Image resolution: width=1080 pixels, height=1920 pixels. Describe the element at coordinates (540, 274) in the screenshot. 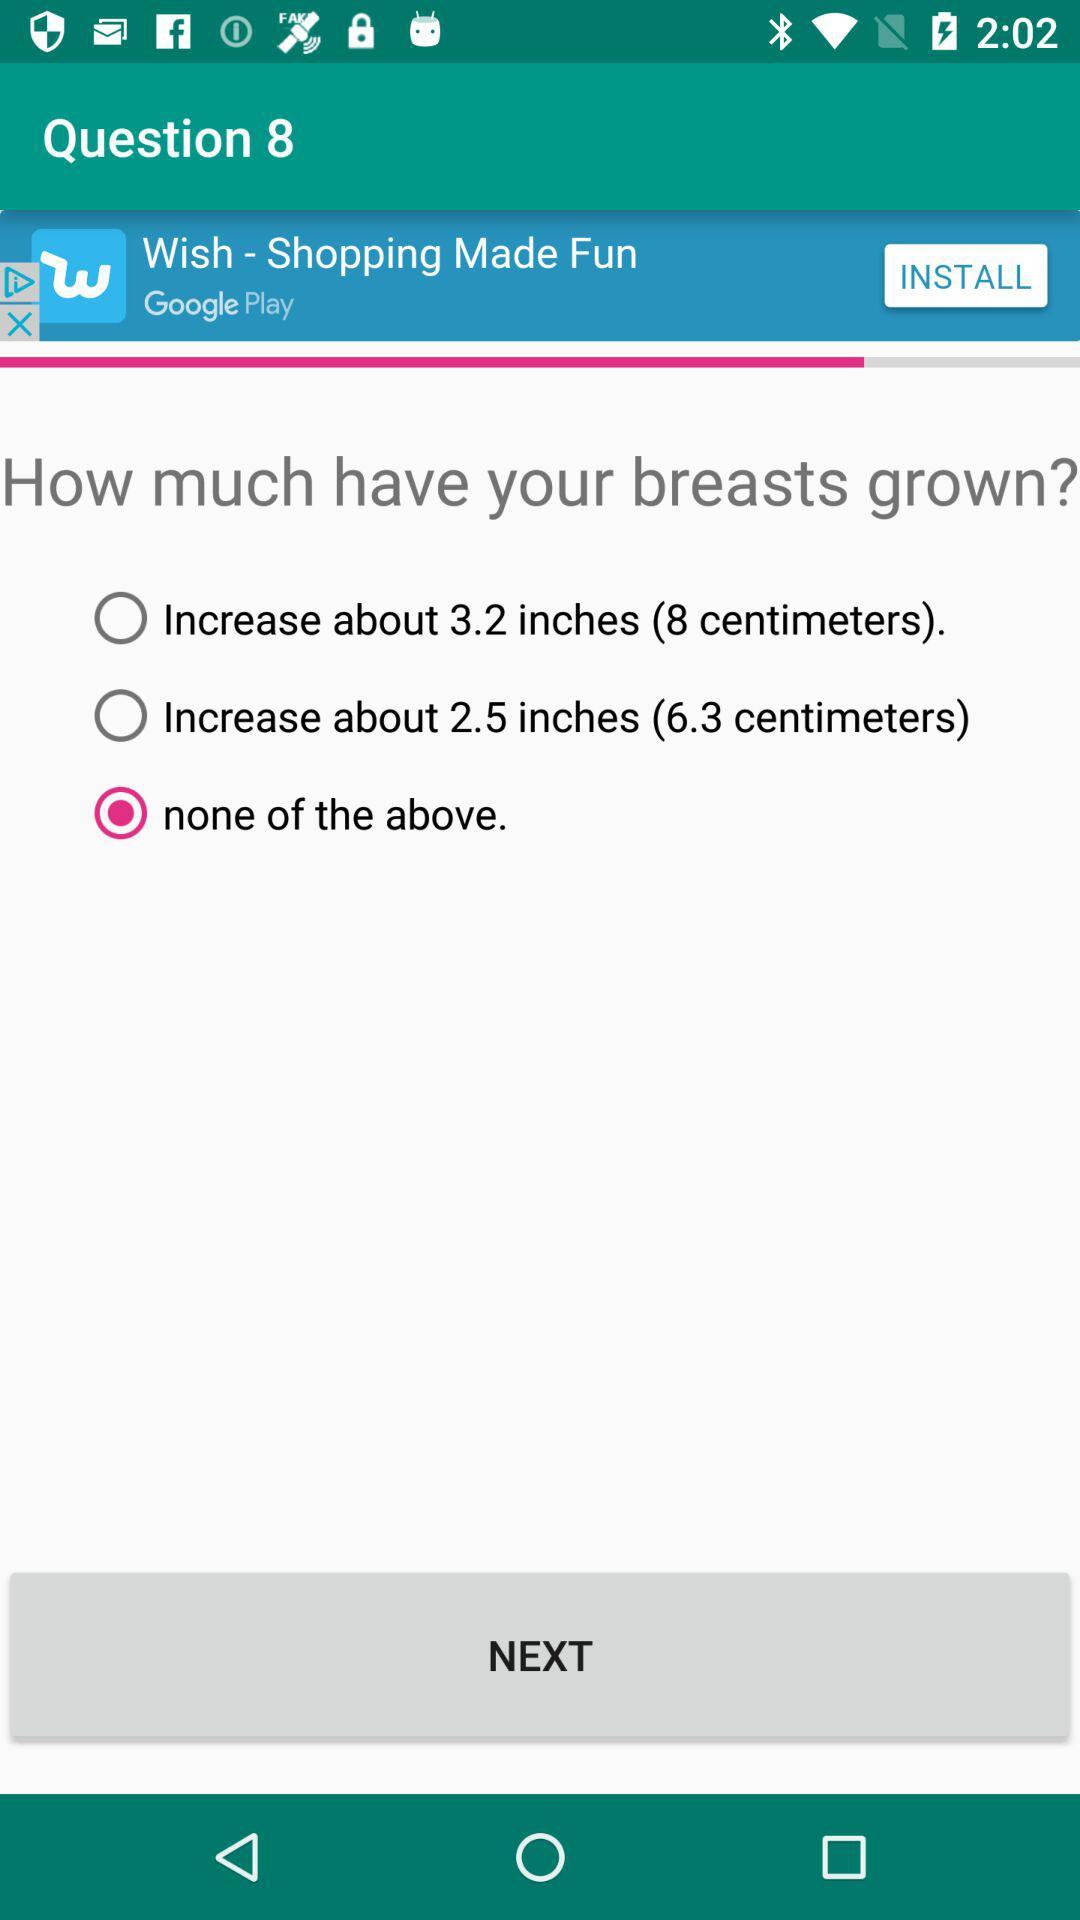

I see `install app` at that location.